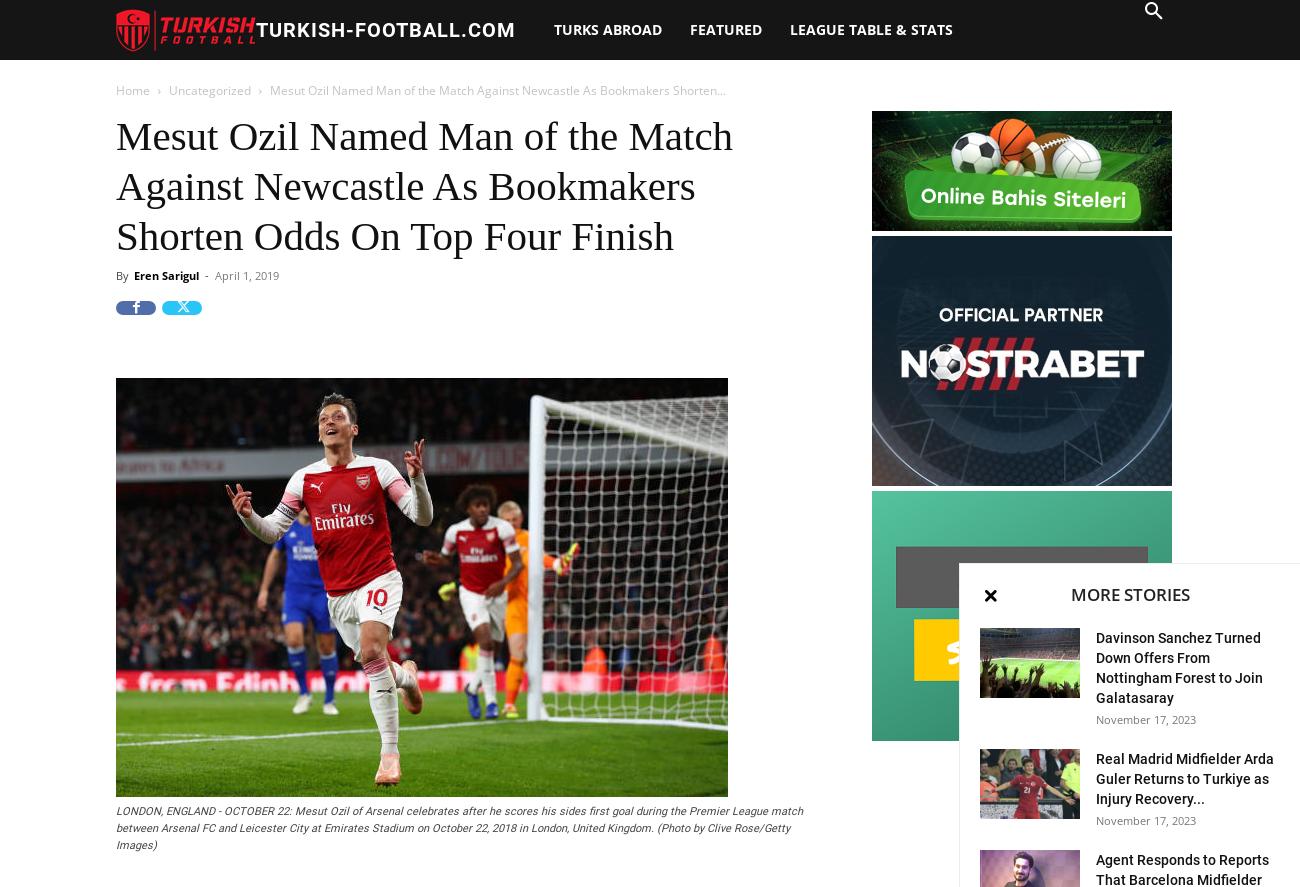  I want to click on 'Mesut Ozil Named Man of the Match Against Newcastle As Bookmakers Shorten Odds On Top Four Finish', so click(424, 185).